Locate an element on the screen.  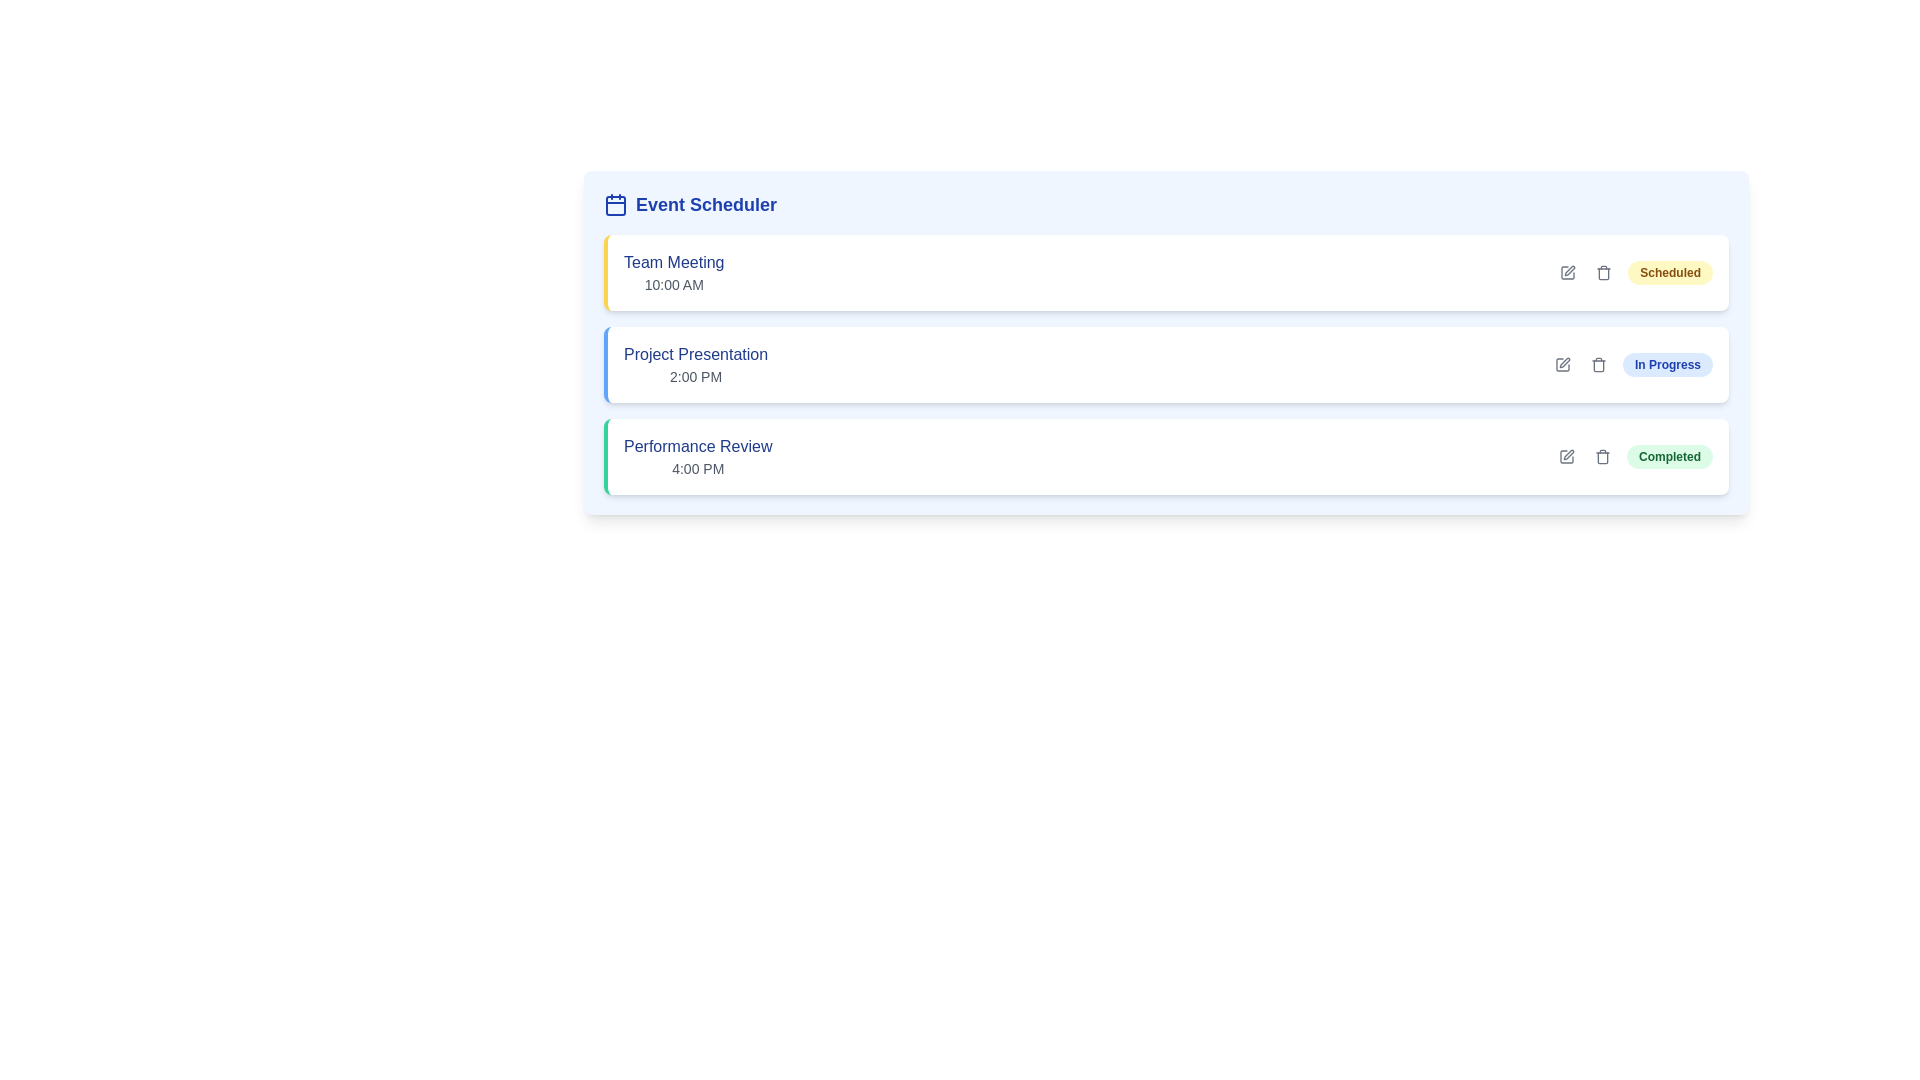
the edit icon button located to the right of the 'Team Meeting' label and before the 'Scheduled' status indicator is located at coordinates (1567, 273).